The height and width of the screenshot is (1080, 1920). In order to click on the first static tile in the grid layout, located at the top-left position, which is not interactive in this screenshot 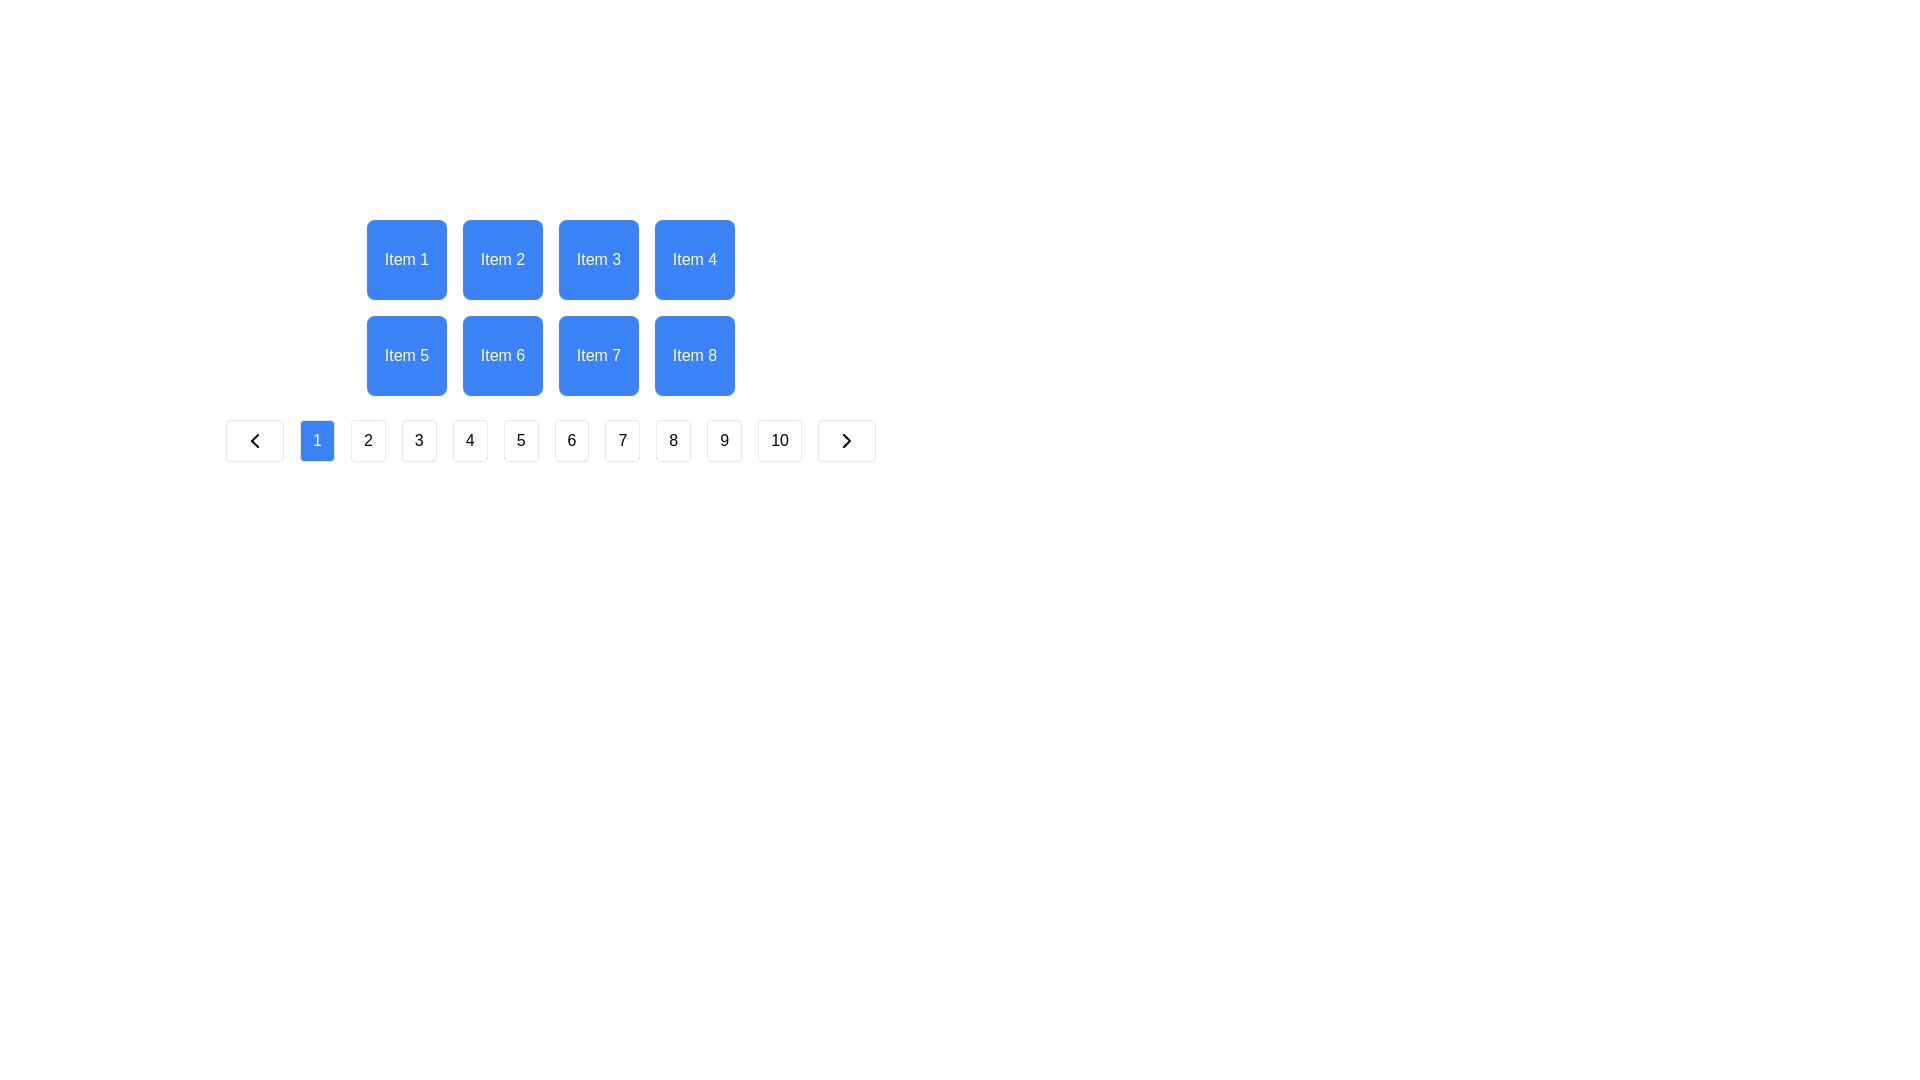, I will do `click(406, 258)`.